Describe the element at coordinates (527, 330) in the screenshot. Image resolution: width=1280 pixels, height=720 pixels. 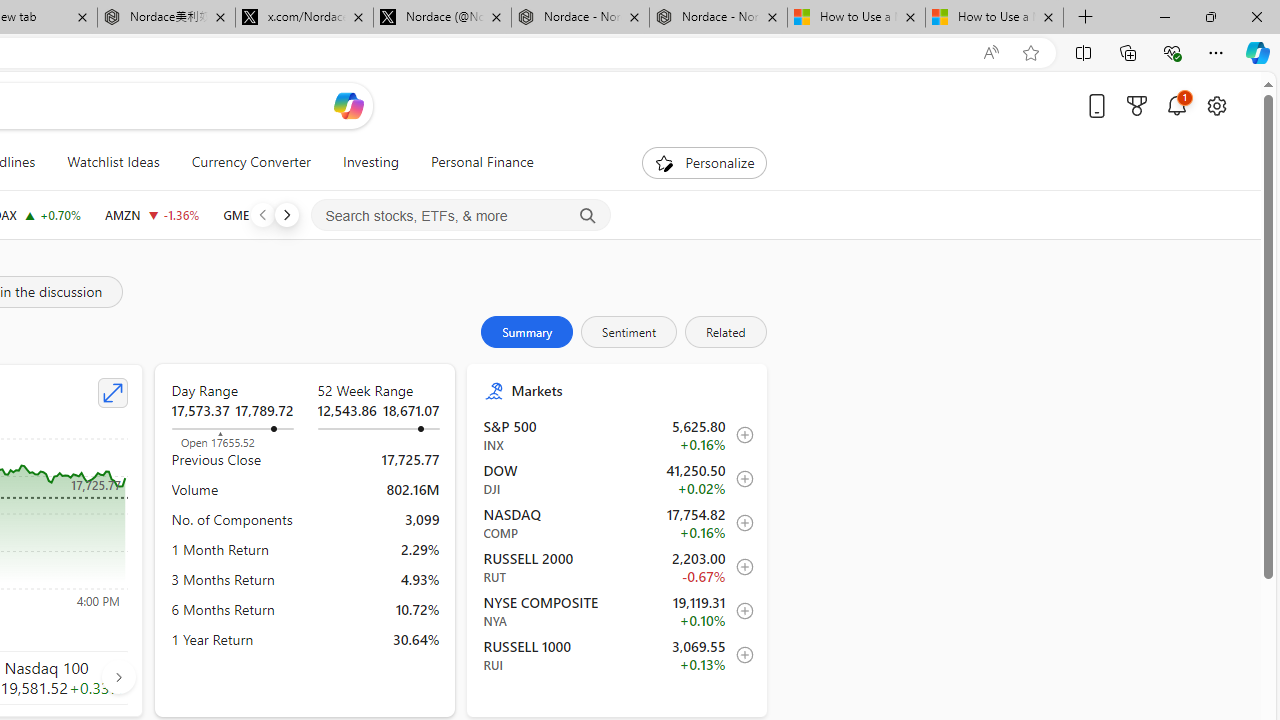
I see `'Summary'` at that location.